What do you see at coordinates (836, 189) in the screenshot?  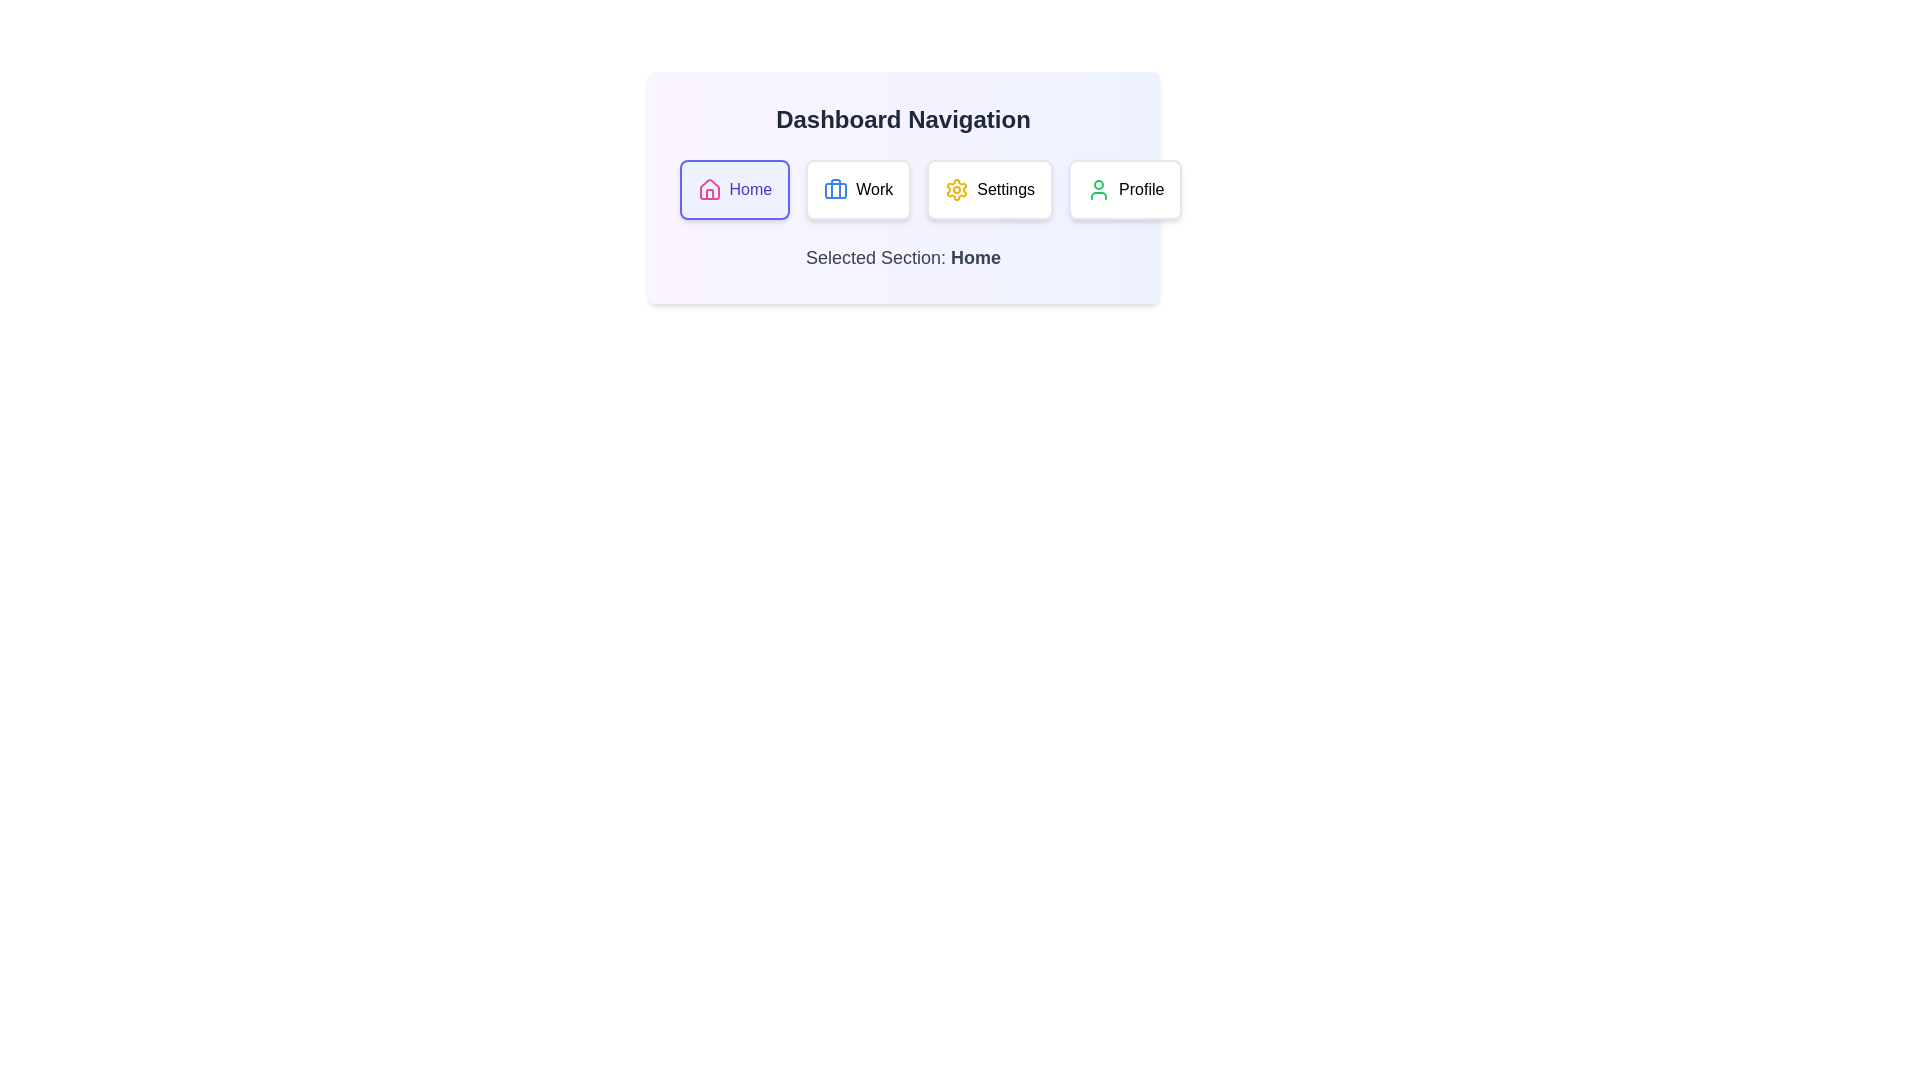 I see `the blue briefcase SVG icon located in the 'Work' section of the navigation menu` at bounding box center [836, 189].